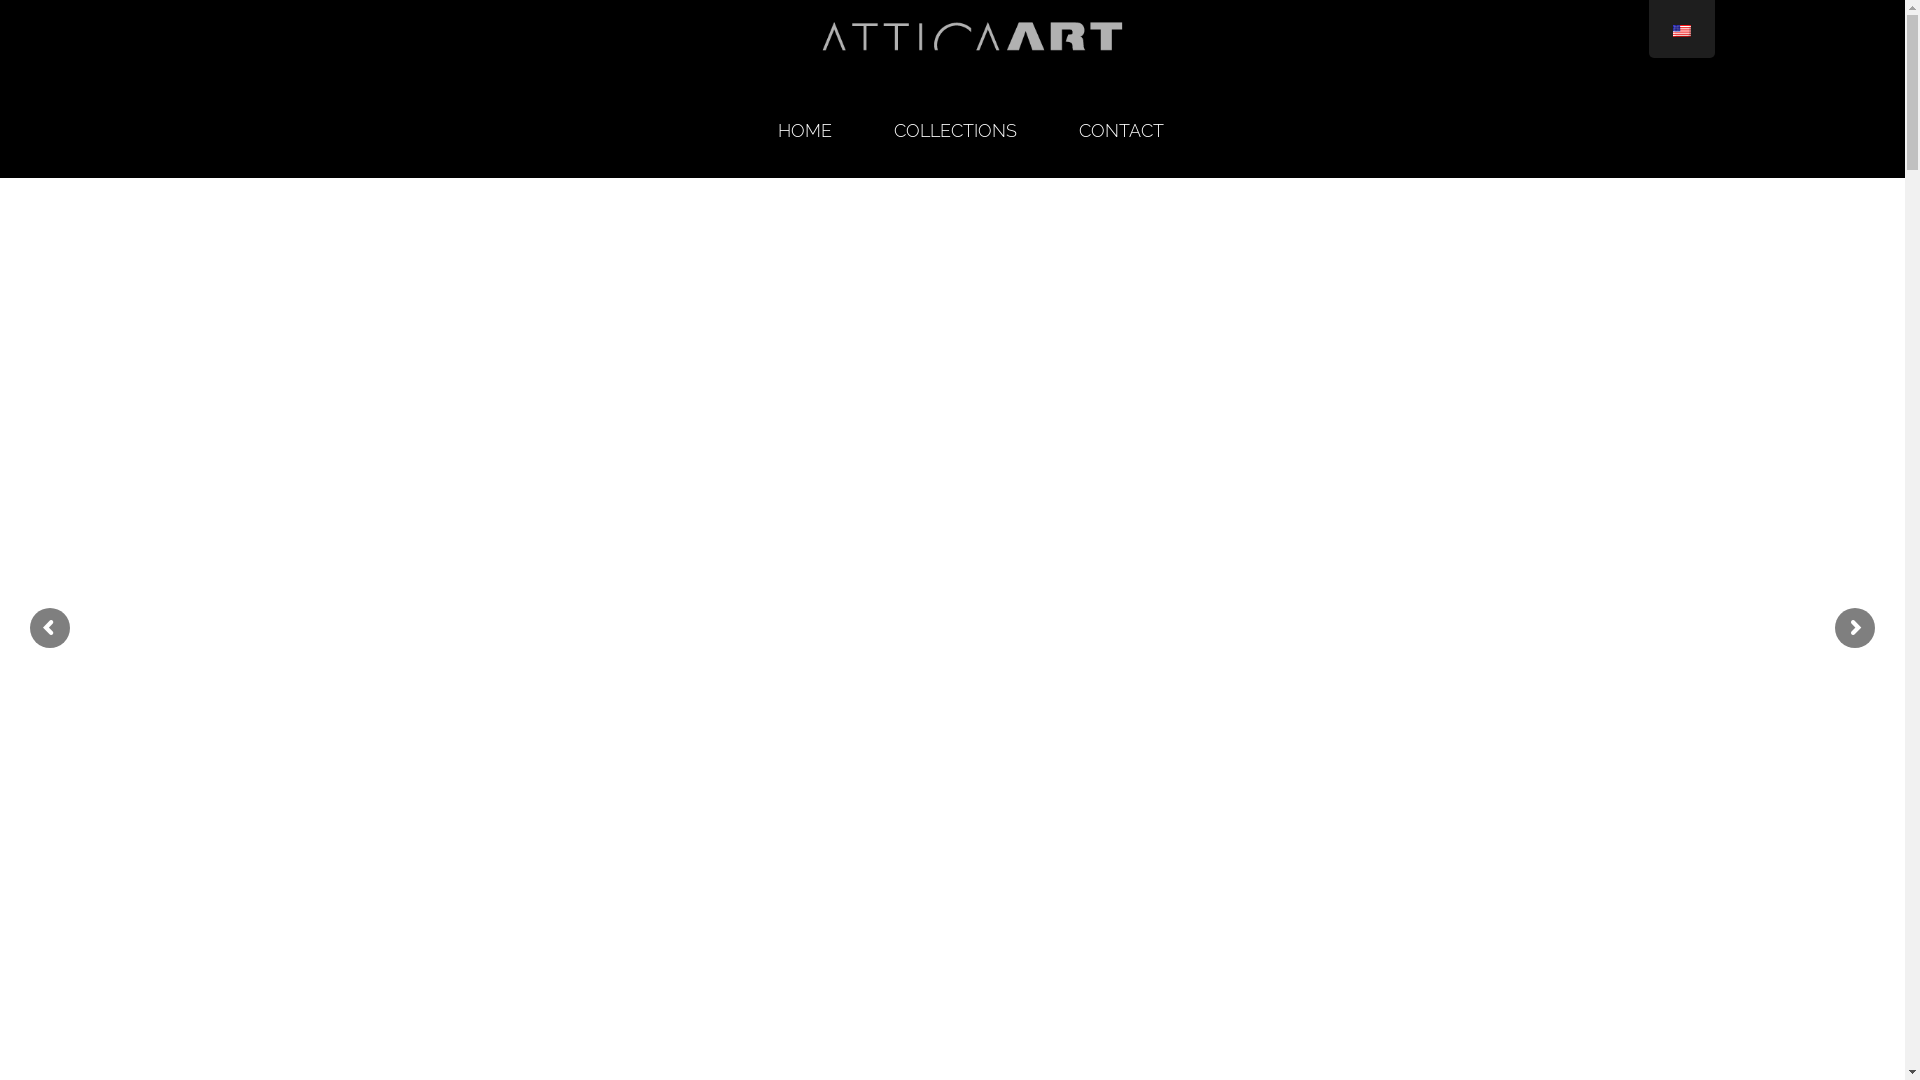 The height and width of the screenshot is (1080, 1920). Describe the element at coordinates (1121, 131) in the screenshot. I see `'CONTACT'` at that location.